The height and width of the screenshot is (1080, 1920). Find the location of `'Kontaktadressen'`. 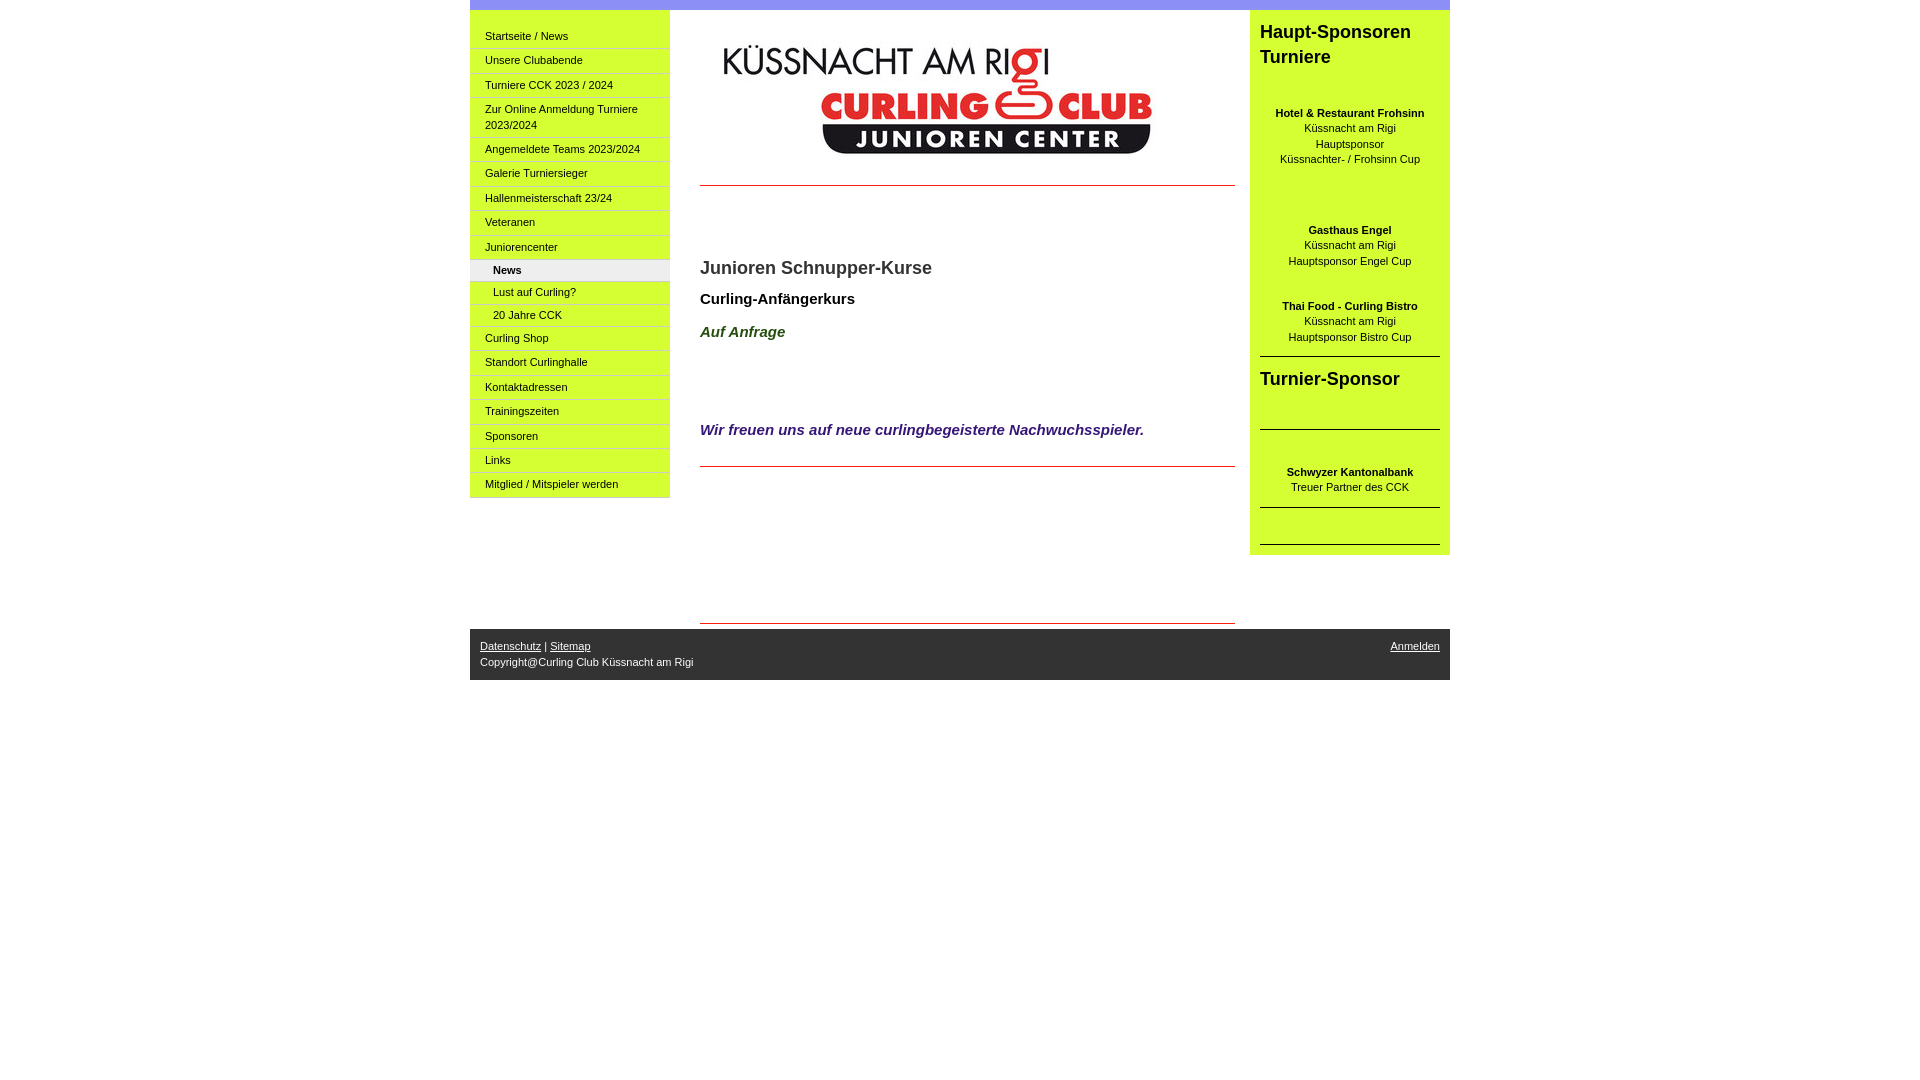

'Kontaktadressen' is located at coordinates (569, 388).